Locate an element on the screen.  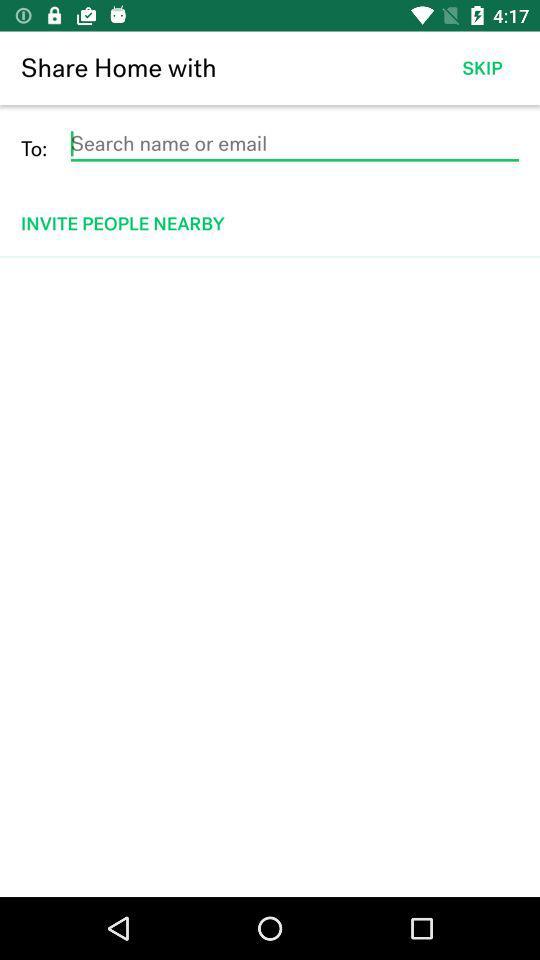
invite people nearby item is located at coordinates (271, 223).